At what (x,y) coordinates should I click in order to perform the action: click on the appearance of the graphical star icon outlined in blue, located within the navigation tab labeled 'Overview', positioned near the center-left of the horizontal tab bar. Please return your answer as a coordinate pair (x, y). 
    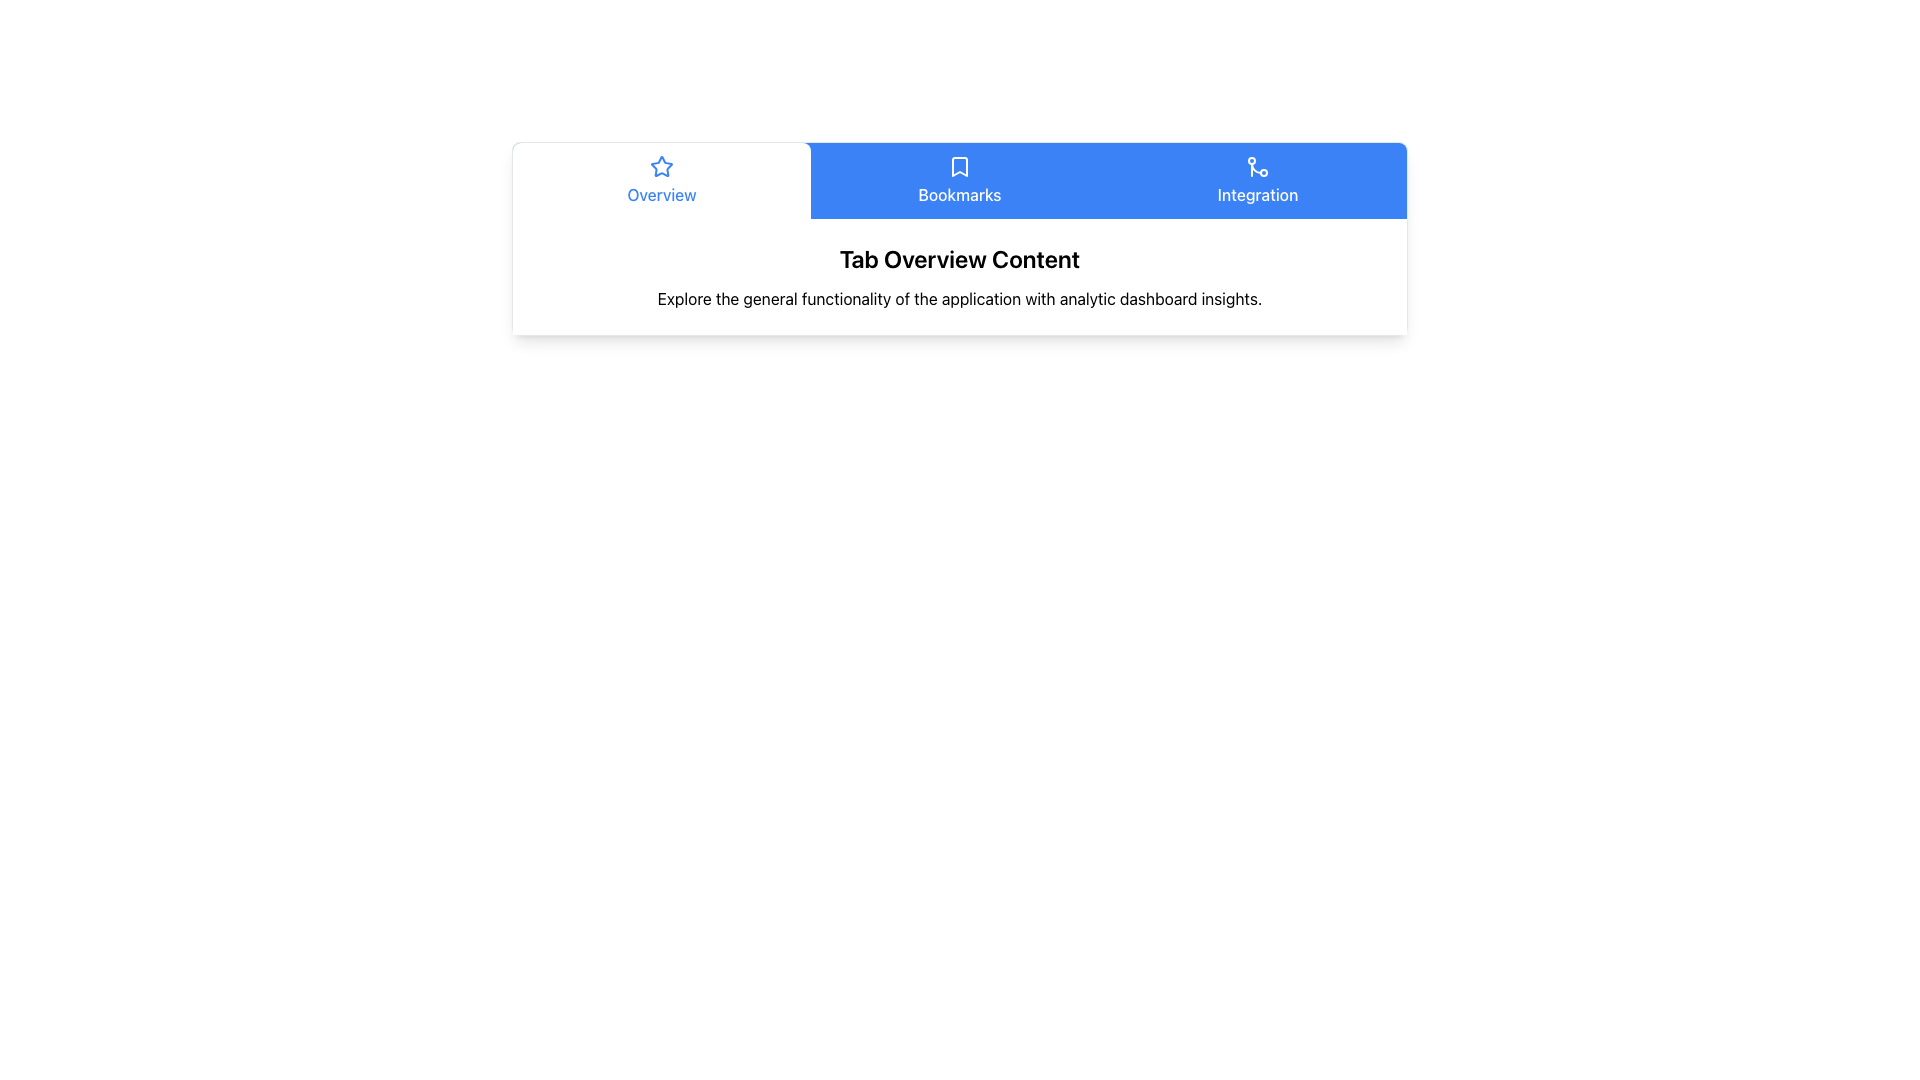
    Looking at the image, I should click on (662, 165).